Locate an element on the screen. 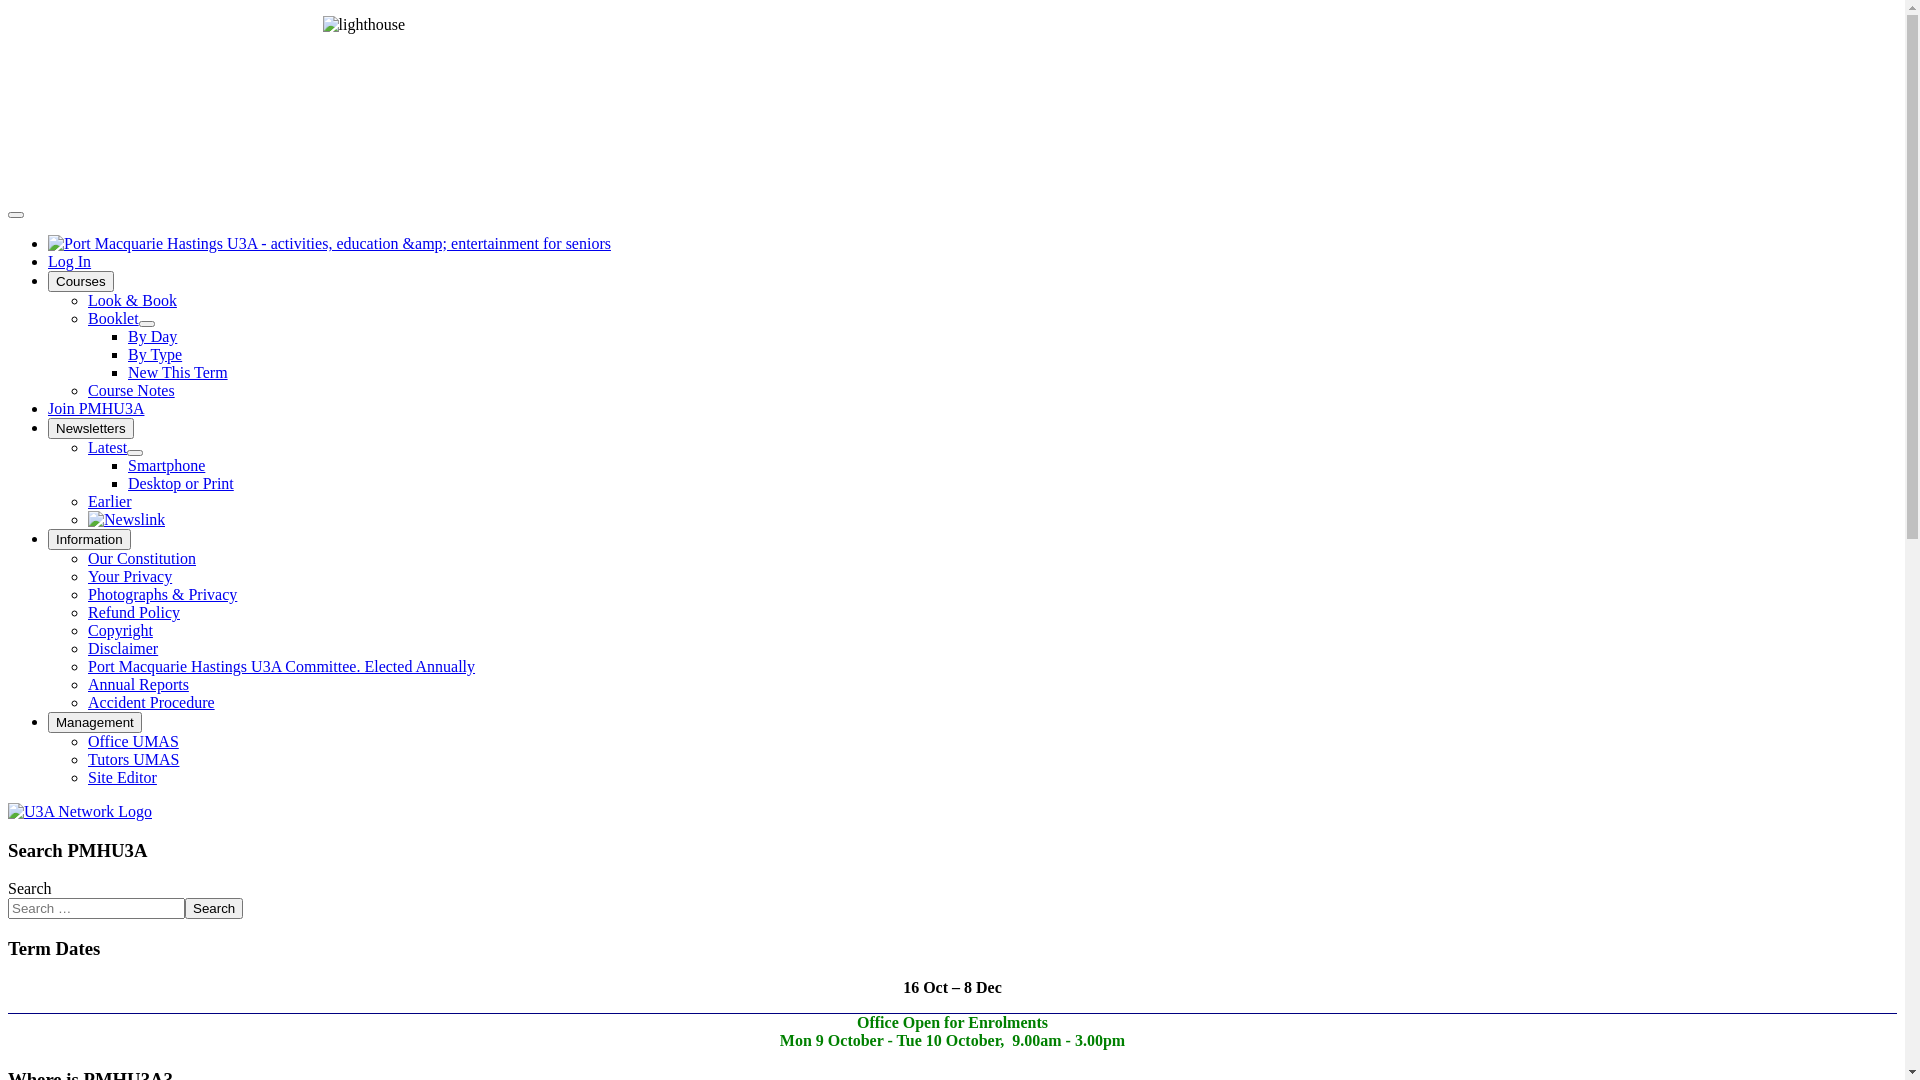 The height and width of the screenshot is (1080, 1920). 'Desktop or Print' is located at coordinates (181, 483).